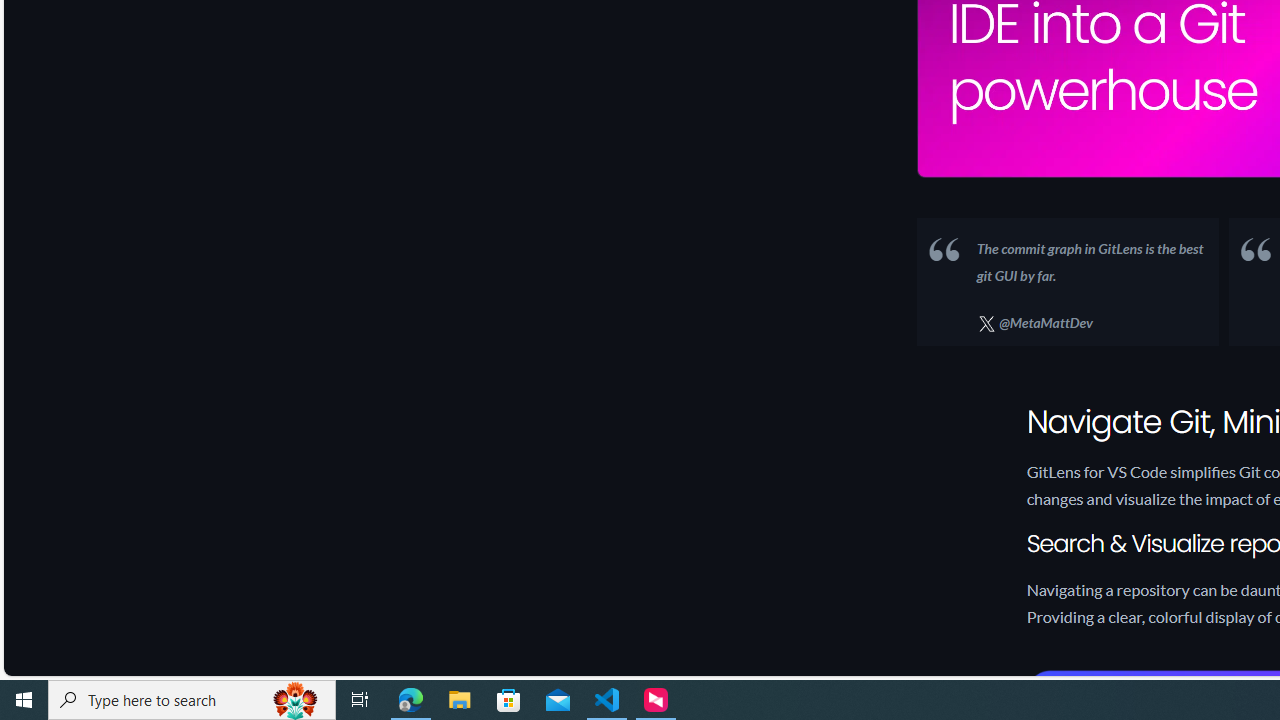 The width and height of the screenshot is (1280, 720). I want to click on 'Task View', so click(359, 698).